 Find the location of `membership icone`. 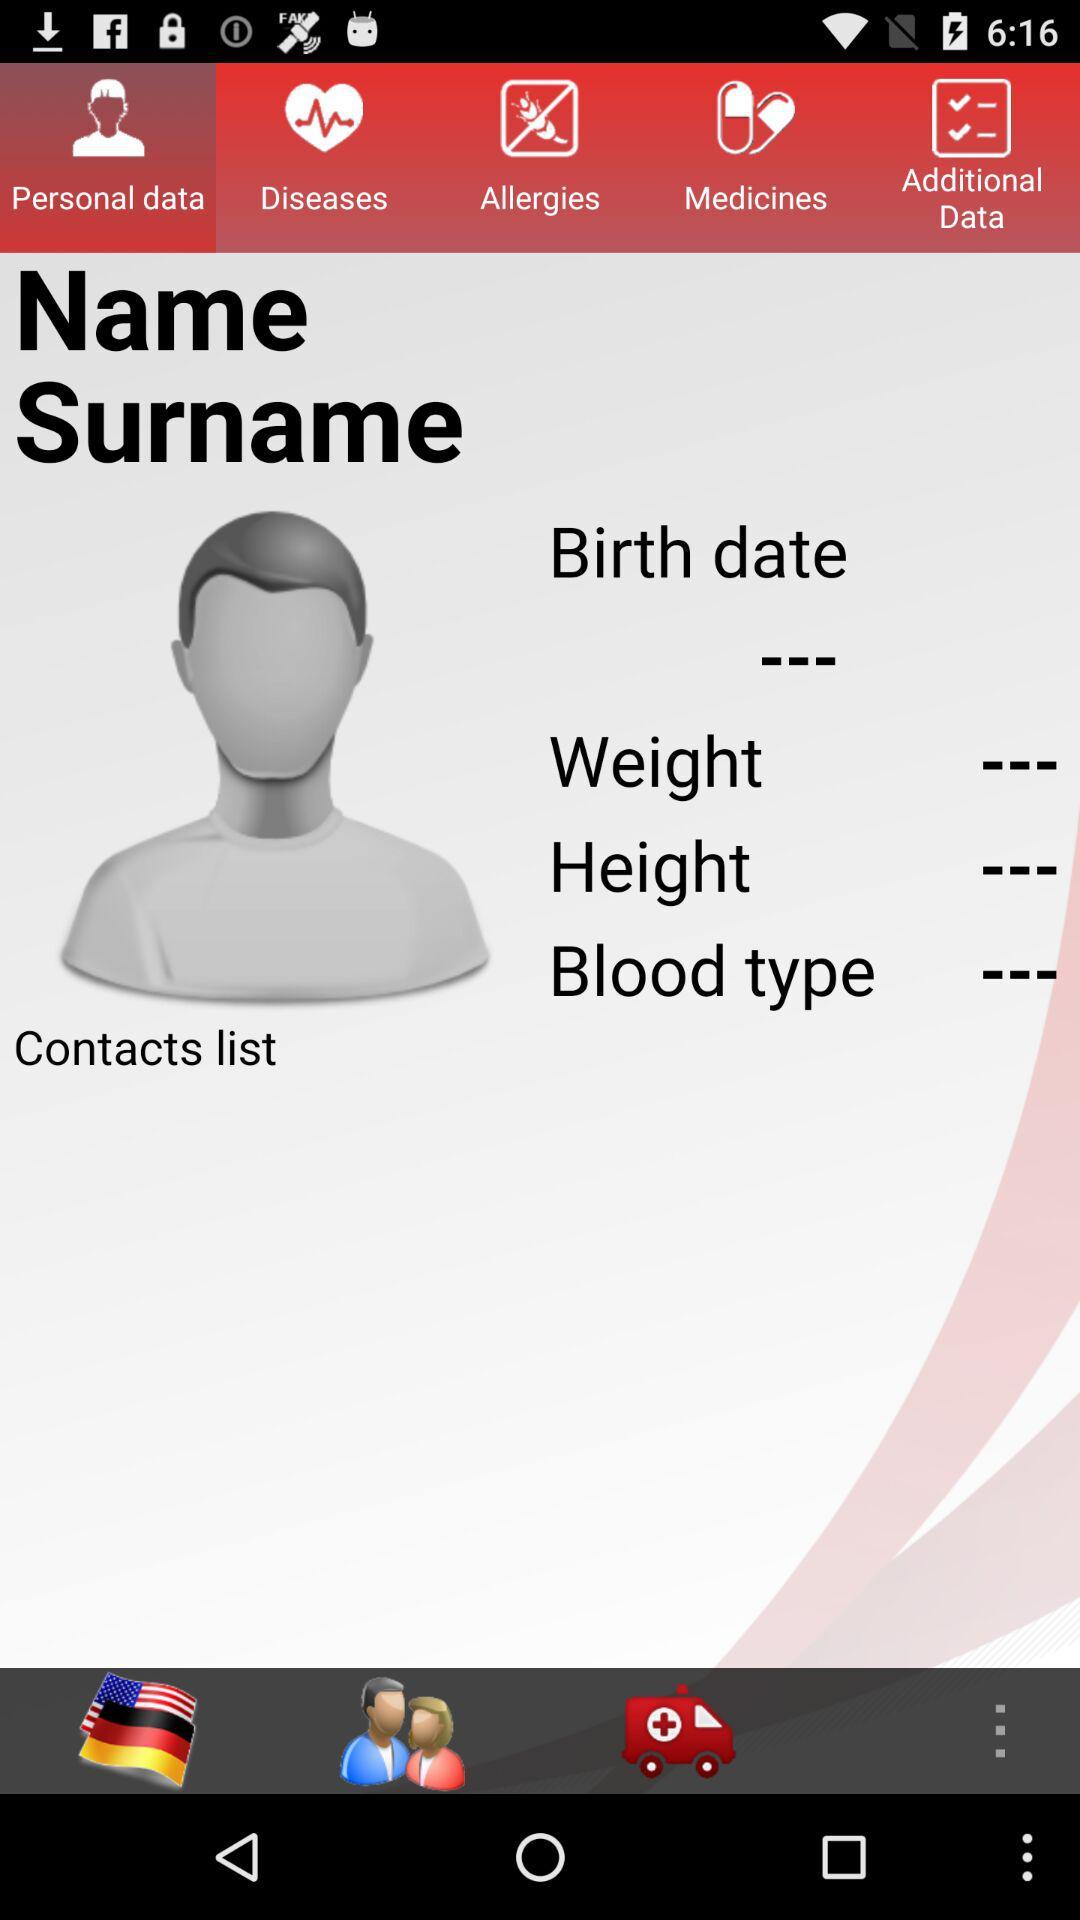

membership icone is located at coordinates (401, 1730).